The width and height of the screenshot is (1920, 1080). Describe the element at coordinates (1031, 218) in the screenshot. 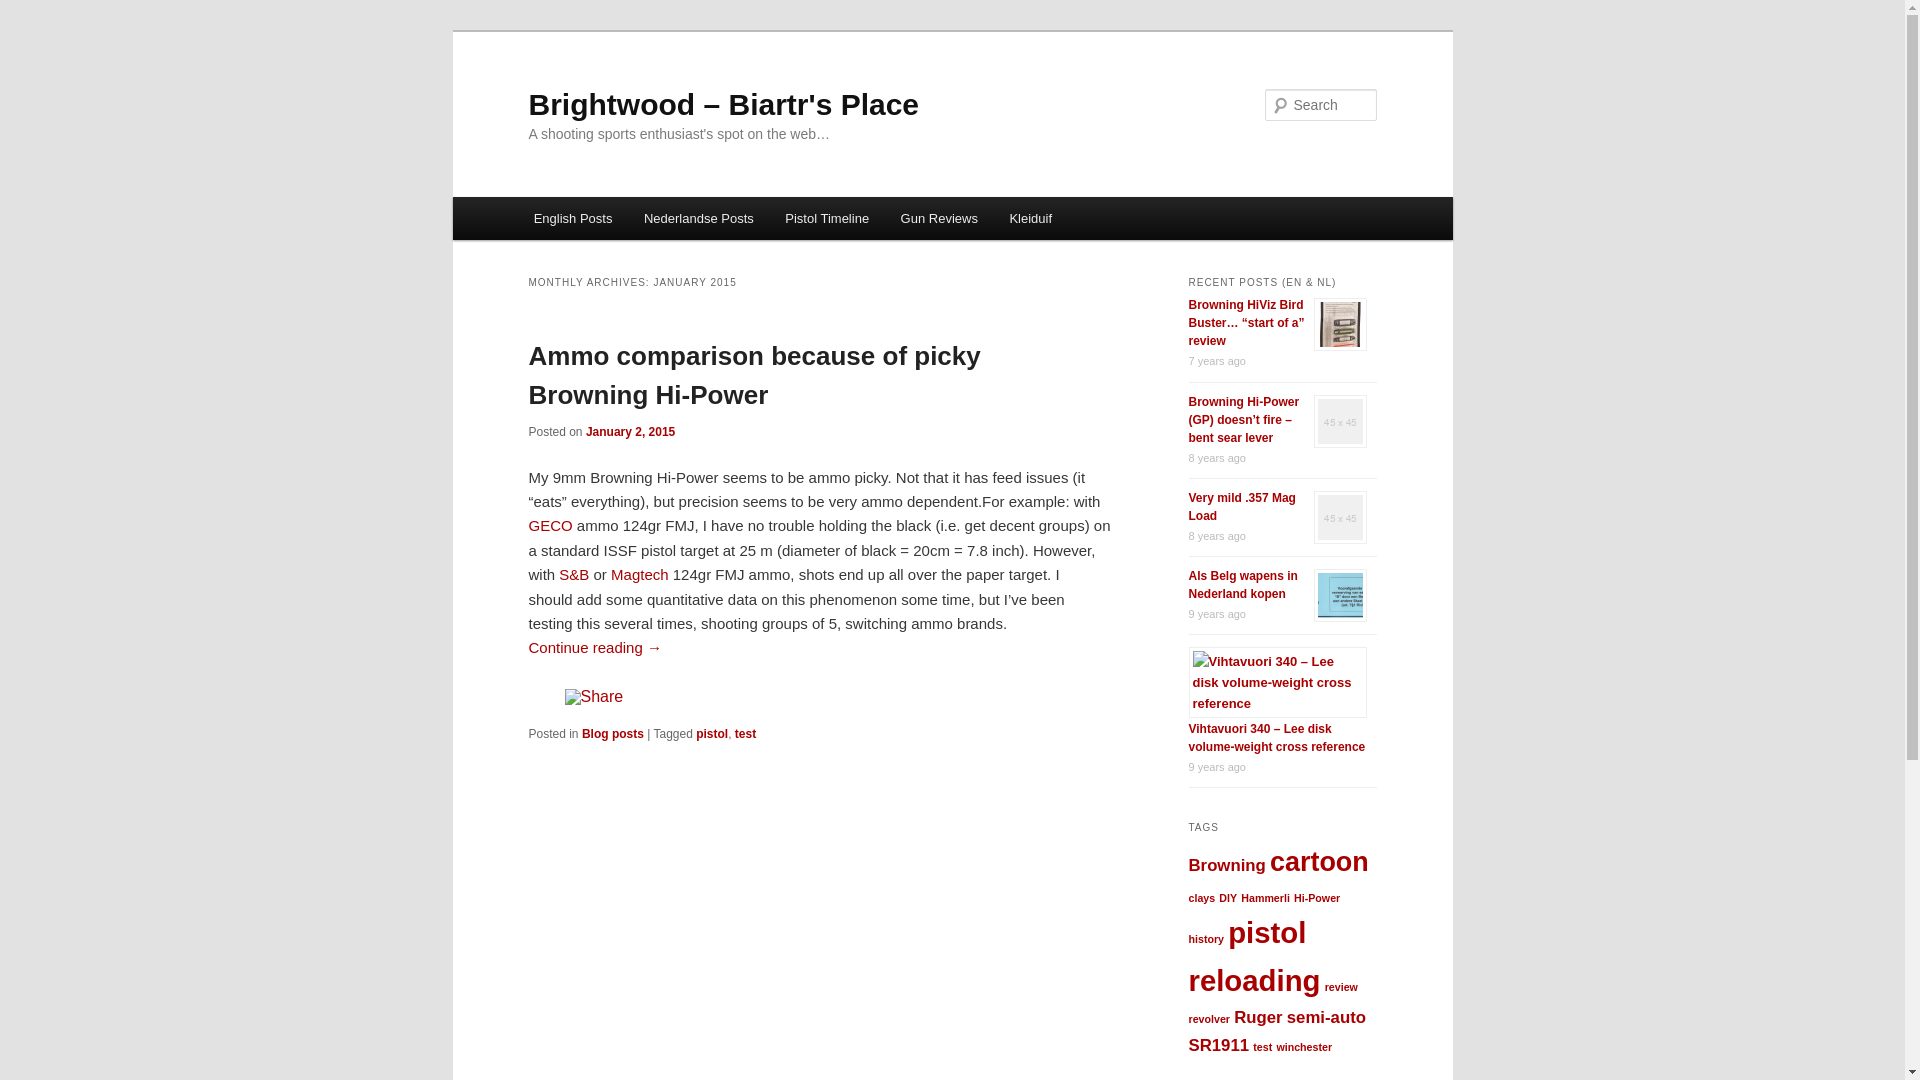

I see `'Kleiduif'` at that location.